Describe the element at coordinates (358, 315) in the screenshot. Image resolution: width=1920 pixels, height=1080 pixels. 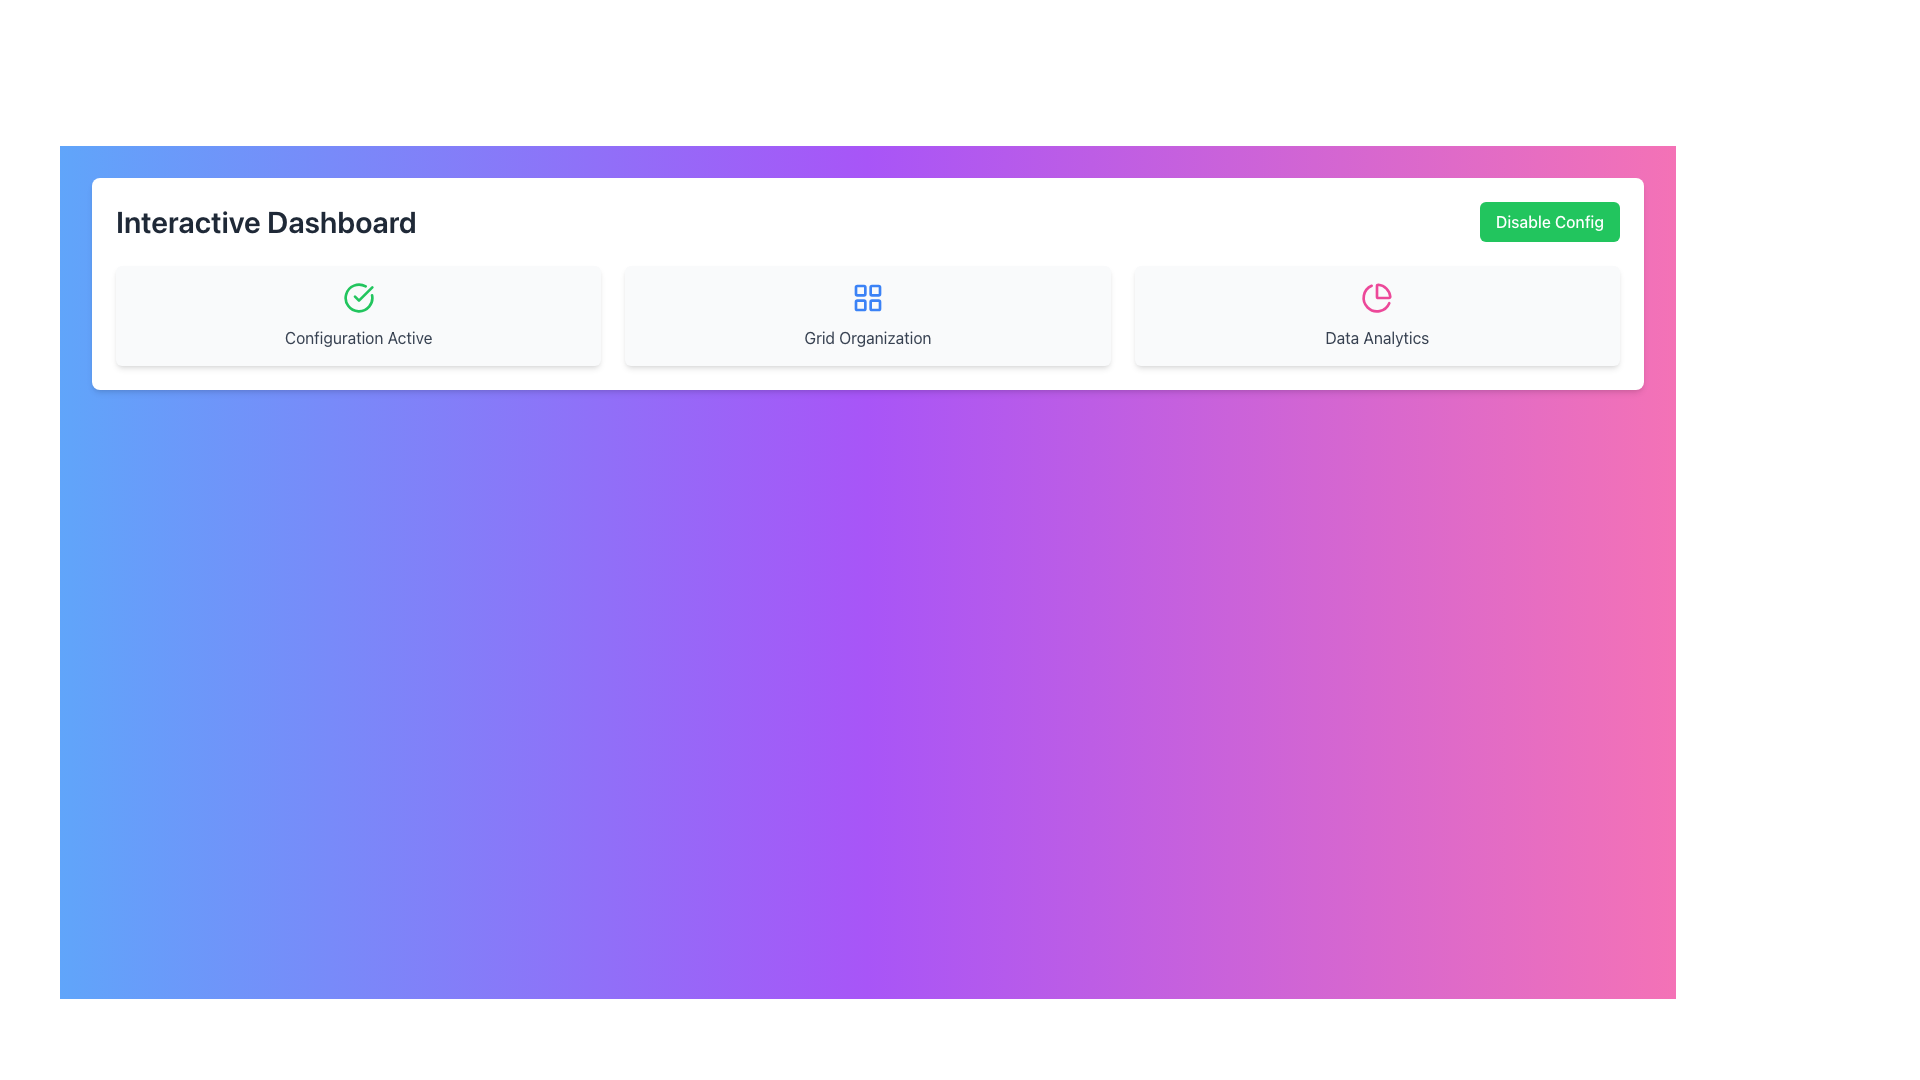
I see `the details of the 'Configuration Active' status card located at the top left of the dashboard grid layout` at that location.